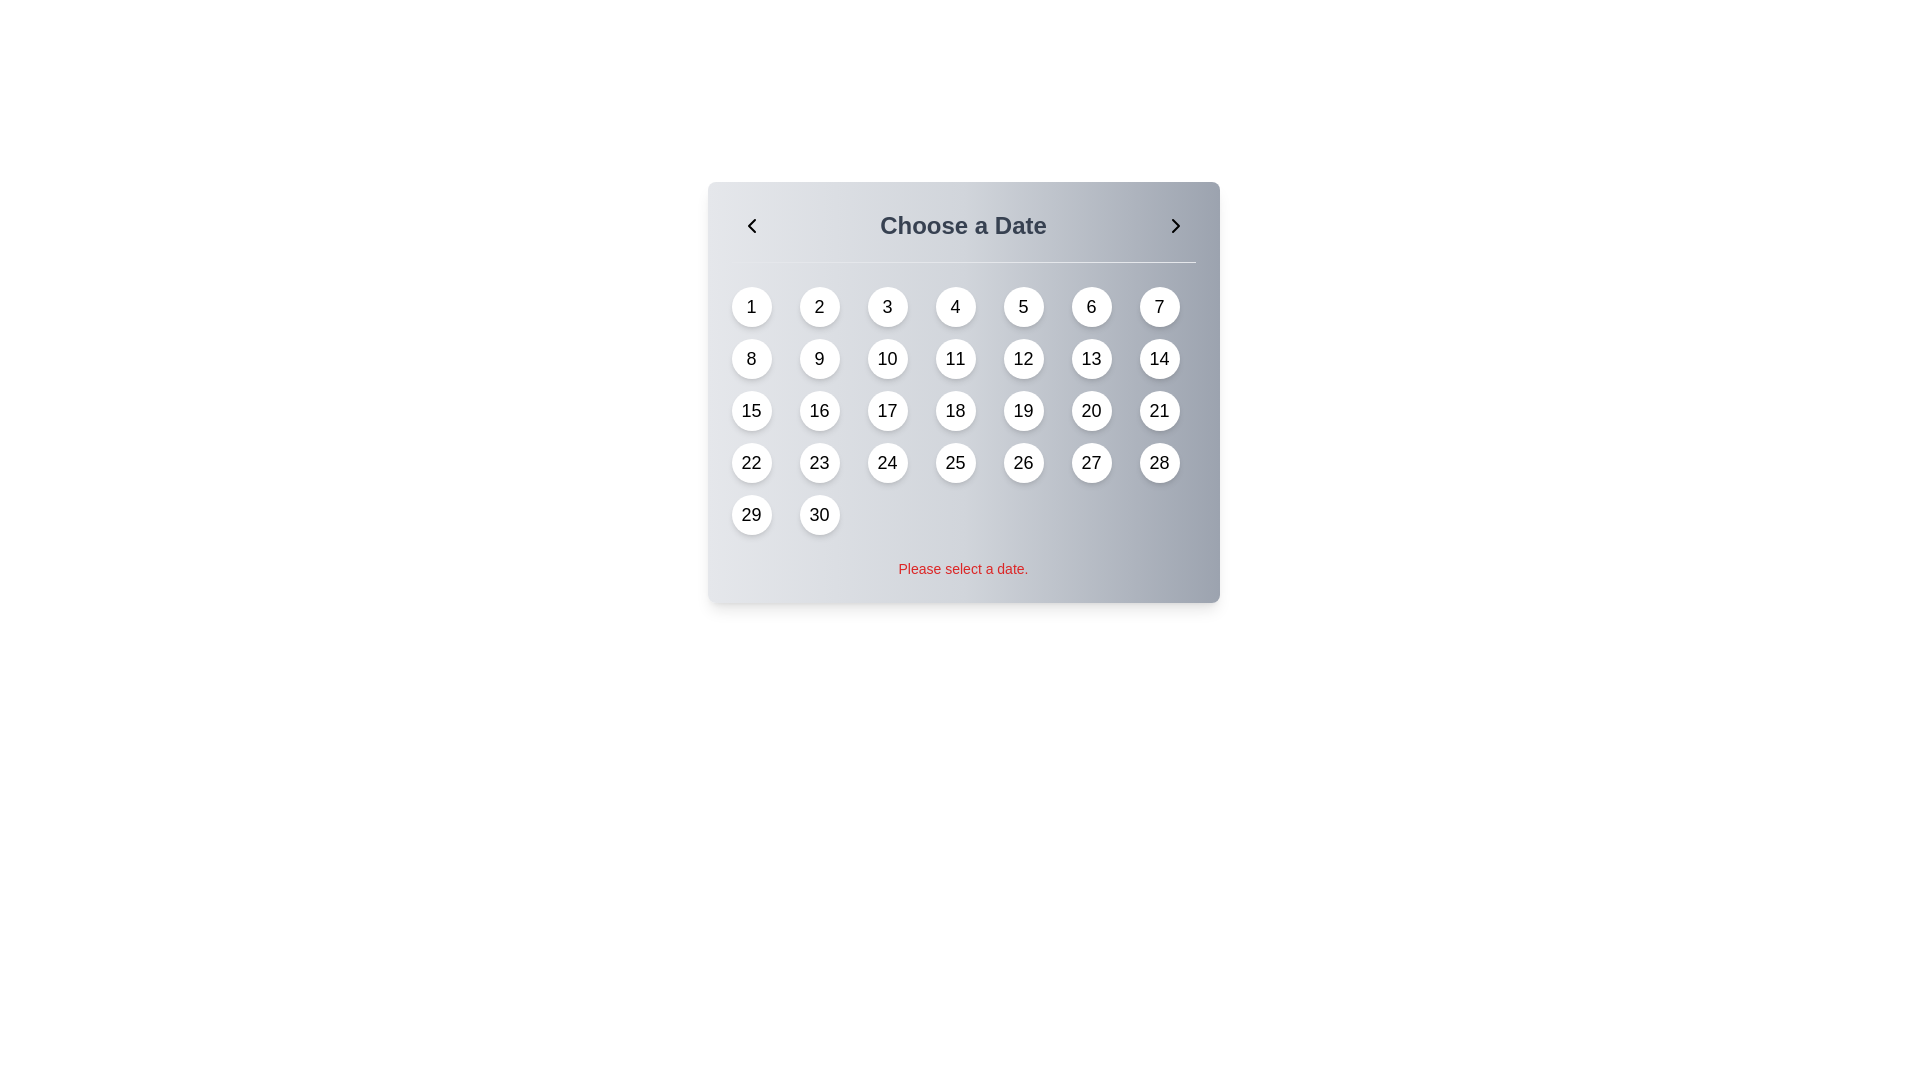 The height and width of the screenshot is (1080, 1920). What do you see at coordinates (1159, 357) in the screenshot?
I see `the circular button labeled '14'` at bounding box center [1159, 357].